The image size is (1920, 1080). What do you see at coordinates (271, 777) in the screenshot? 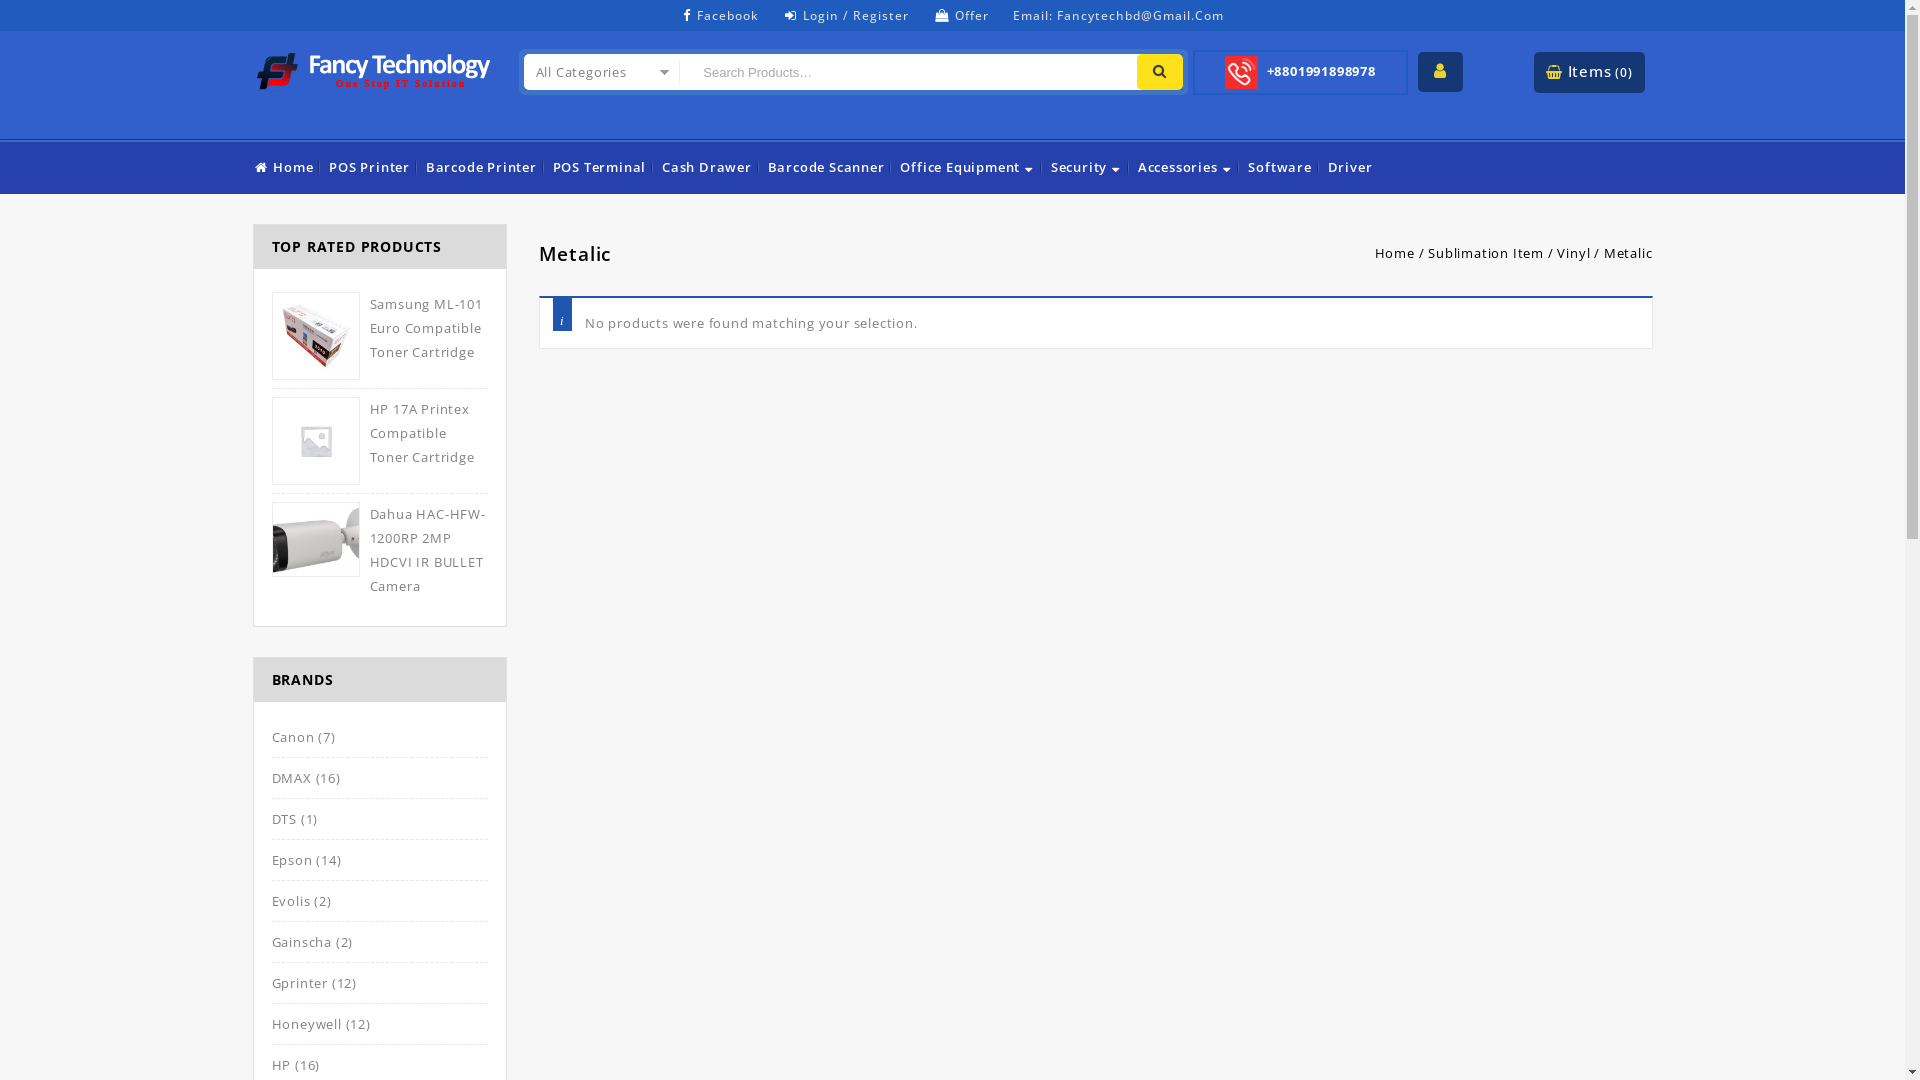
I see `'DMAX'` at bounding box center [271, 777].